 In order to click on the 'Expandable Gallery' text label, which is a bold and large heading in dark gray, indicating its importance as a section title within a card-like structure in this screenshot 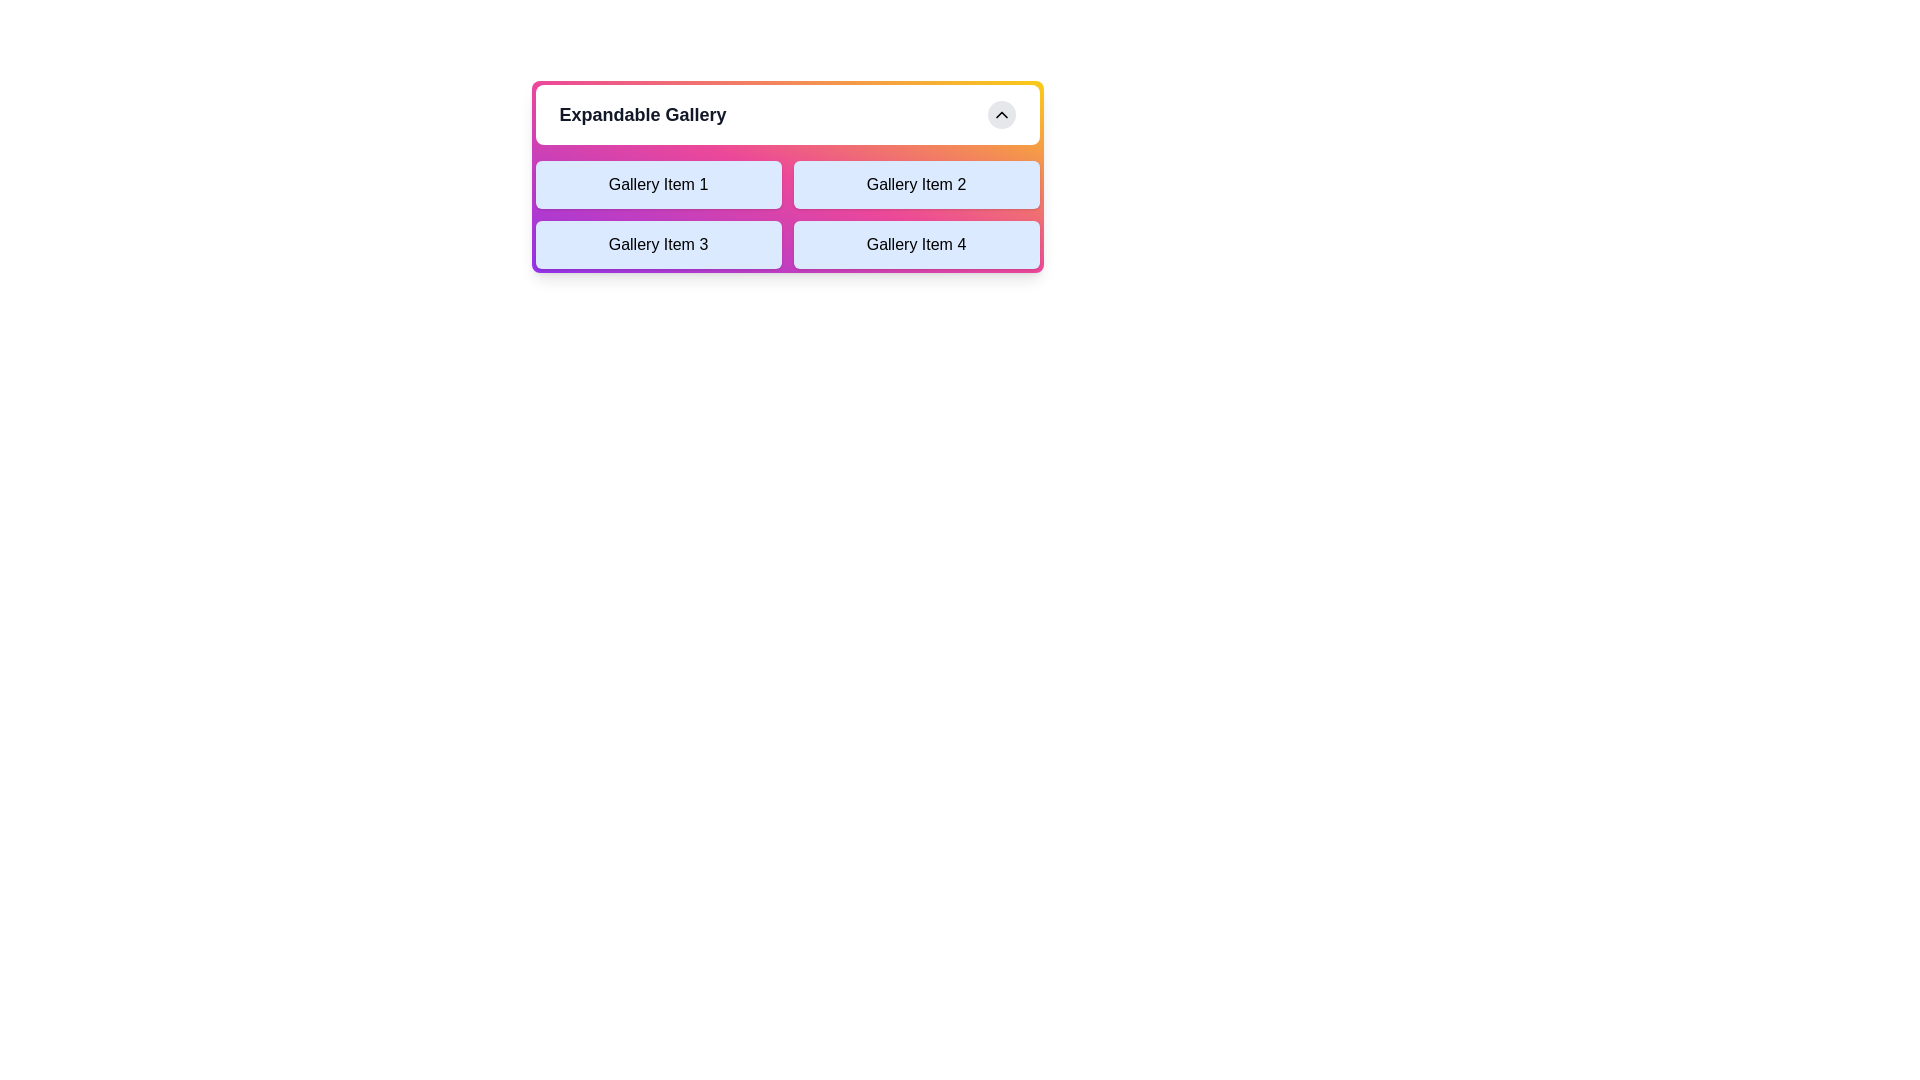, I will do `click(643, 115)`.